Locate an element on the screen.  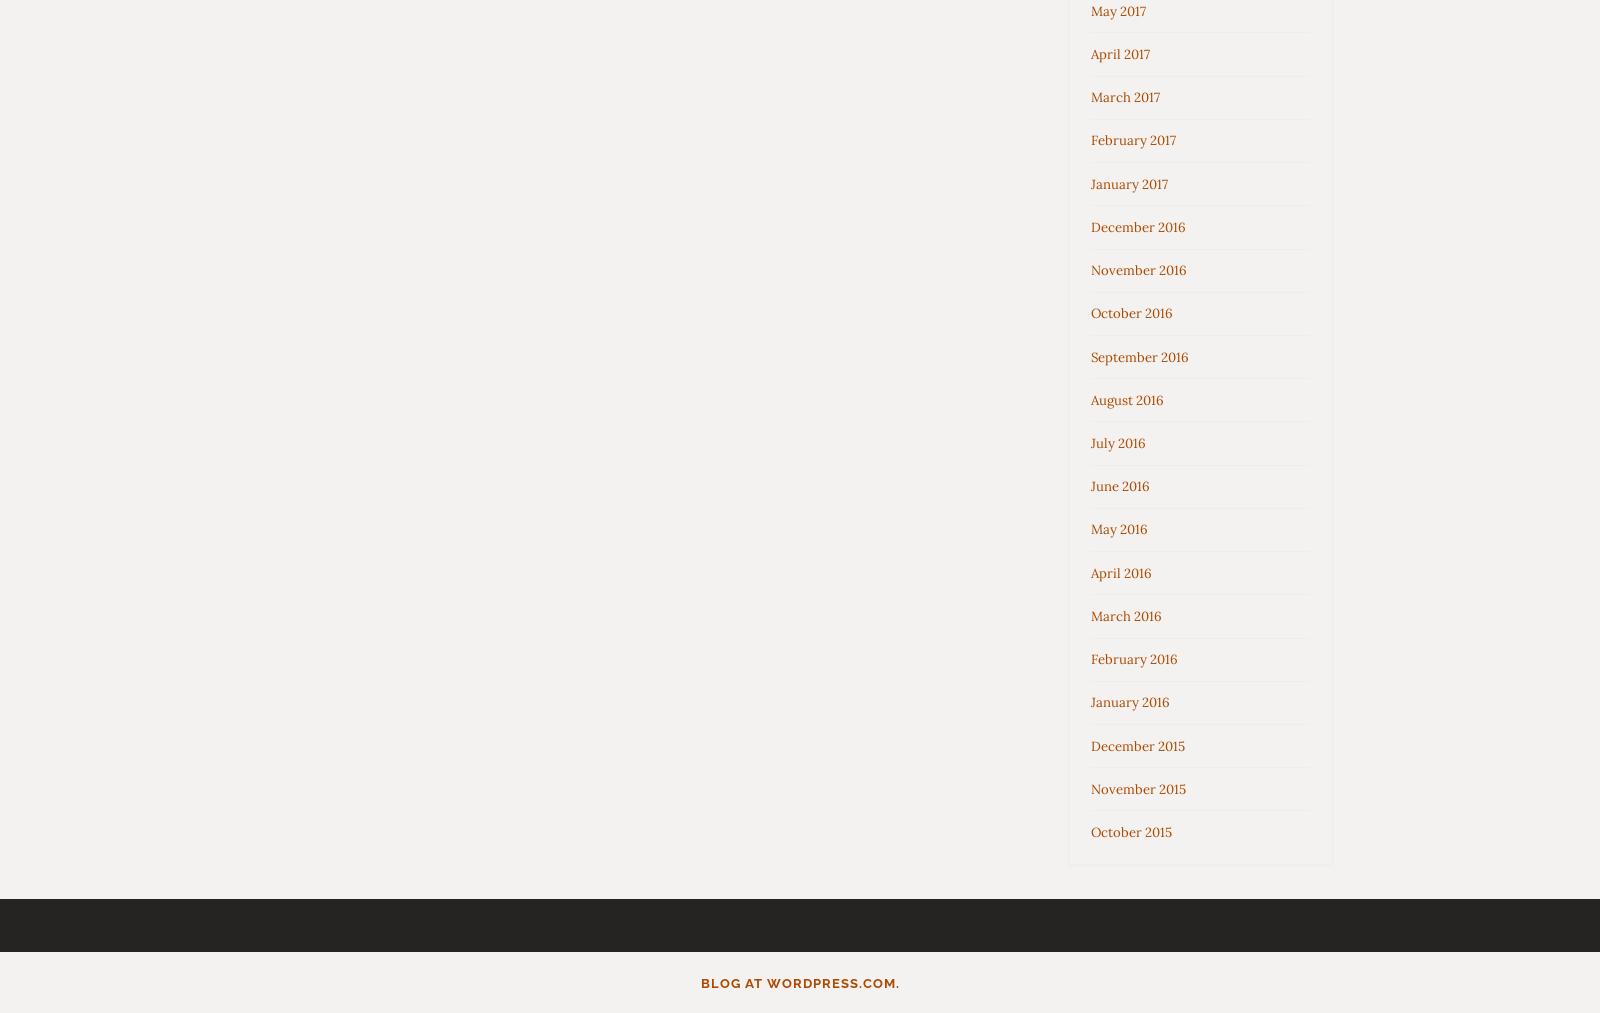
'August 2016' is located at coordinates (1127, 399).